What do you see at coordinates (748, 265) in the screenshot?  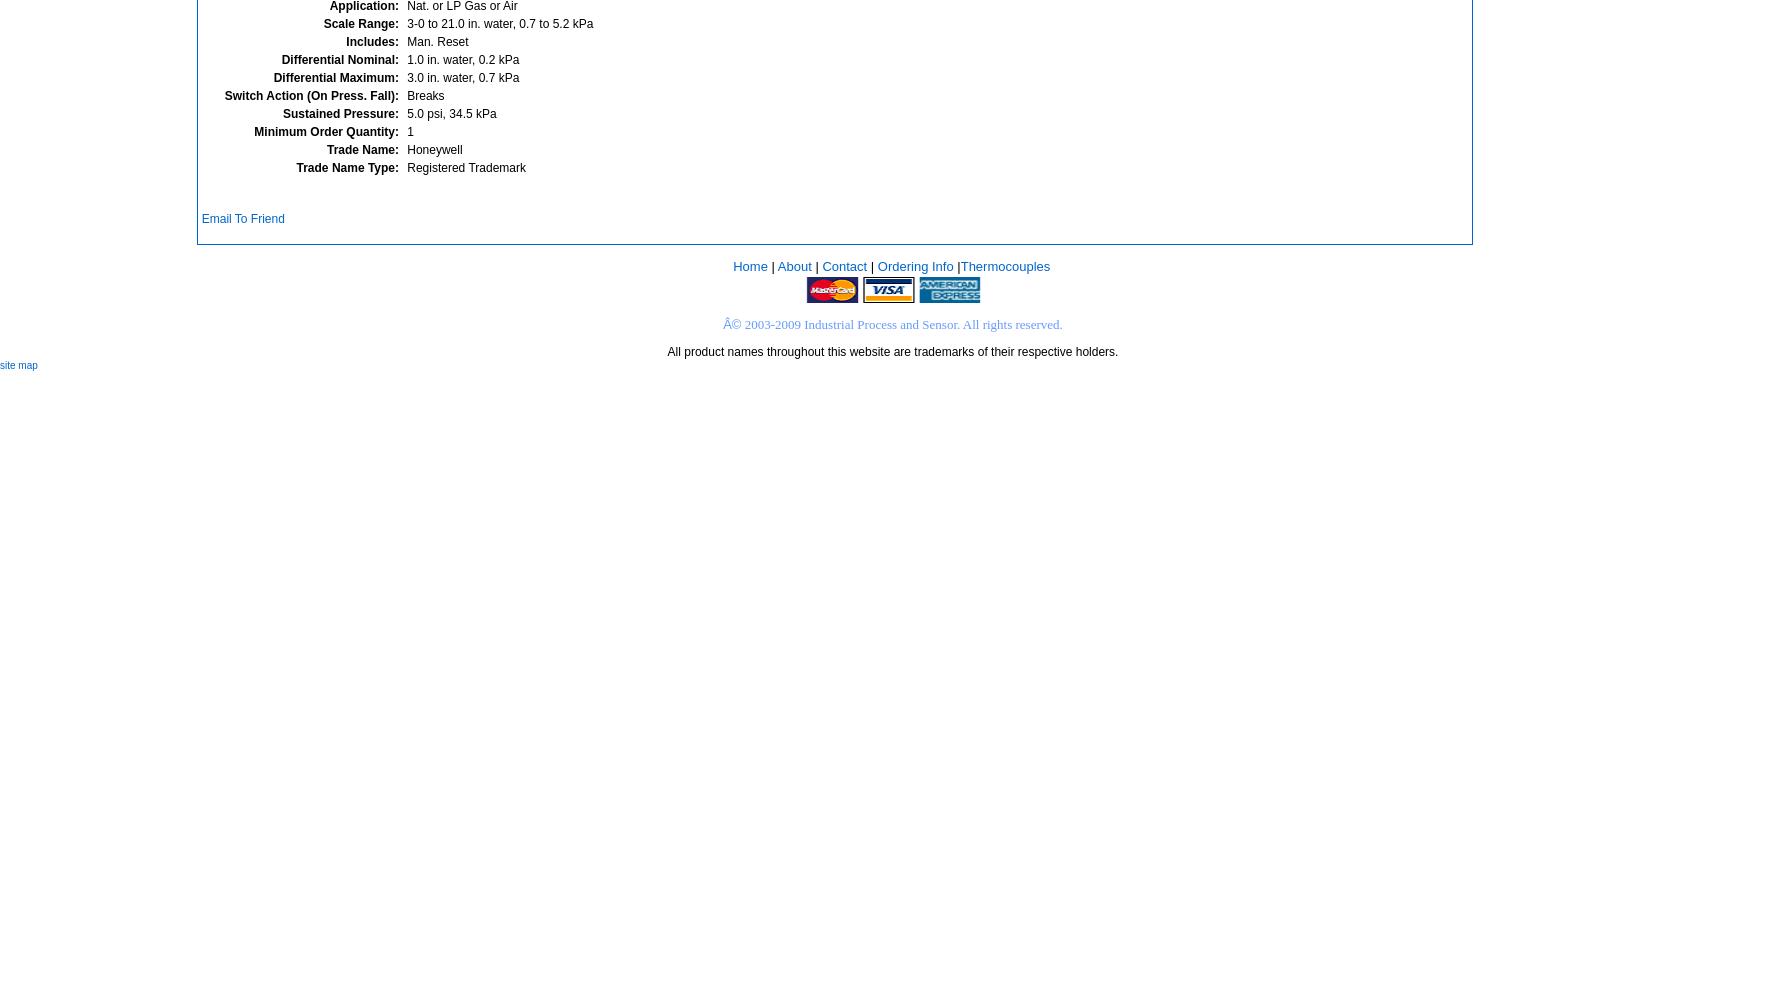 I see `'Home'` at bounding box center [748, 265].